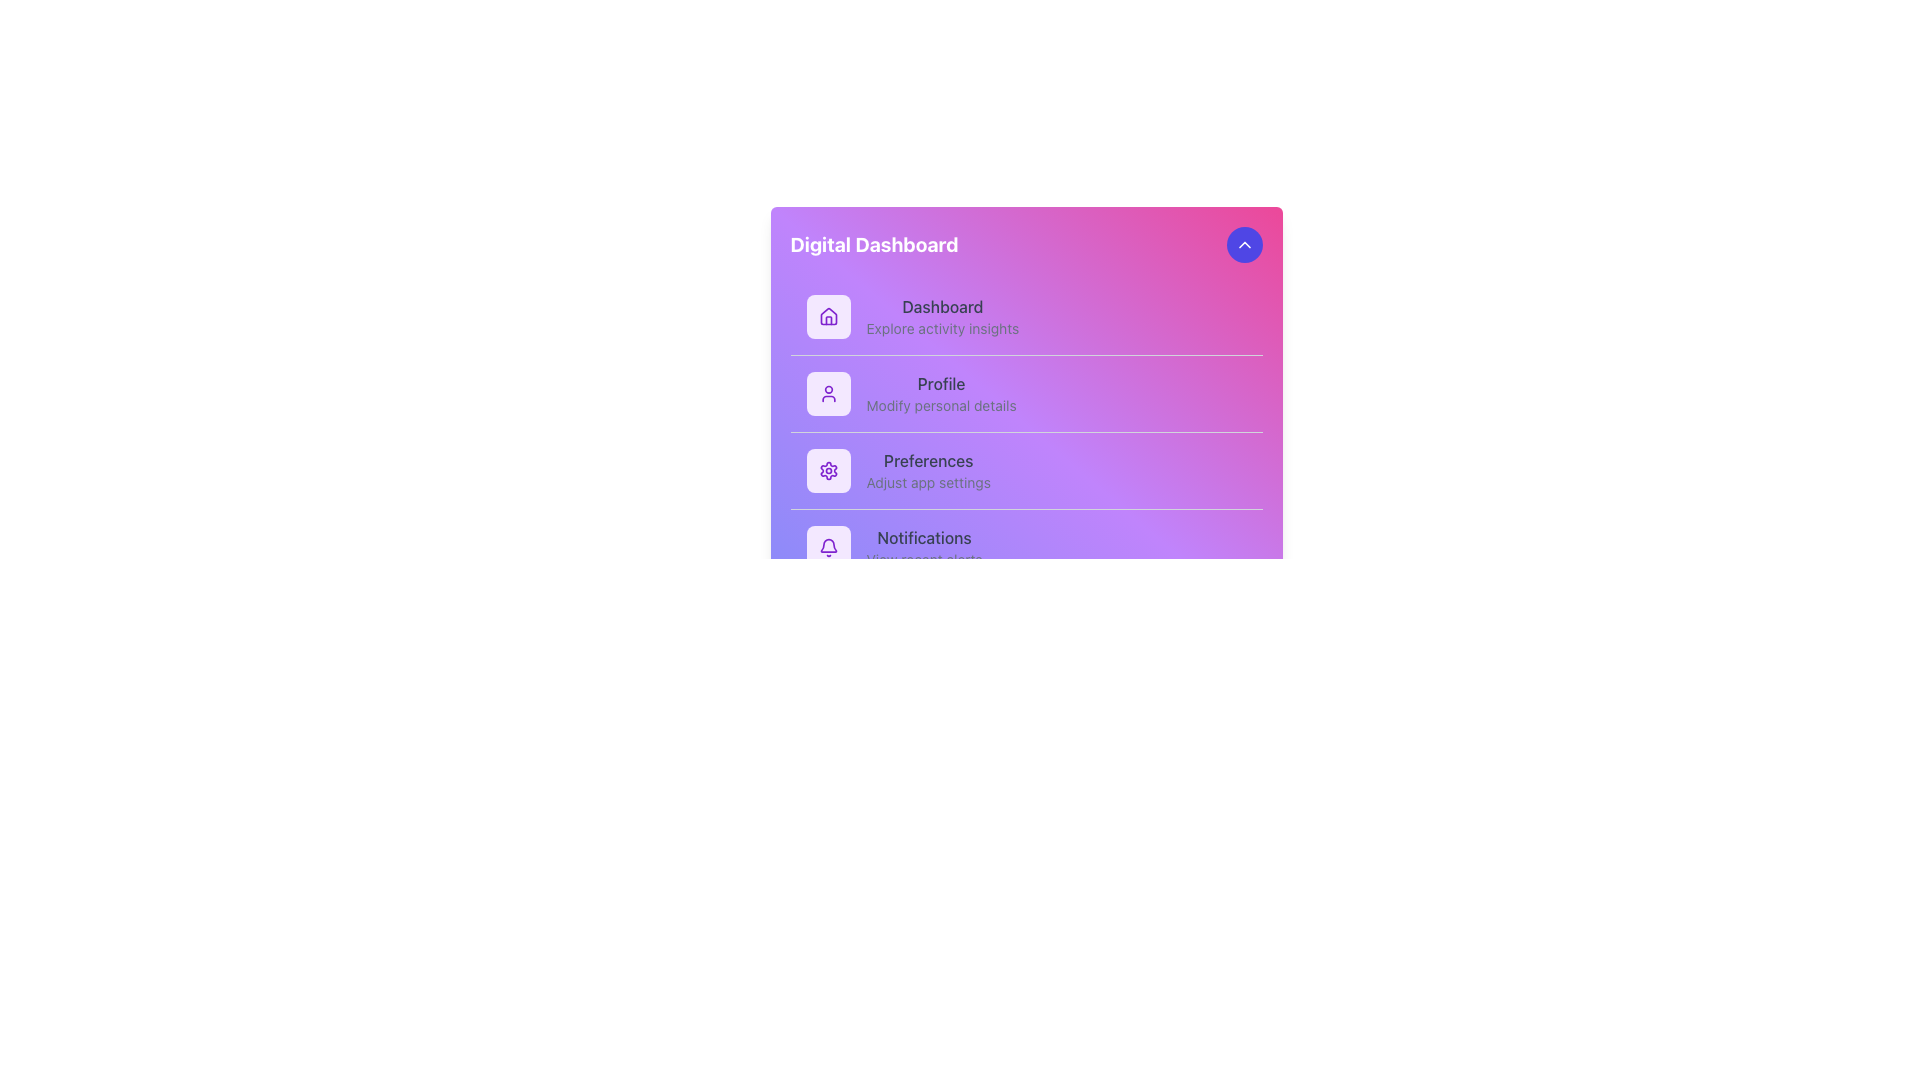 Image resolution: width=1920 pixels, height=1080 pixels. What do you see at coordinates (828, 547) in the screenshot?
I see `the decorative notification icon located in the Notifications row, which is the first component aligned to the left of the text labels 'Notifications' and 'View recent alerts'` at bounding box center [828, 547].